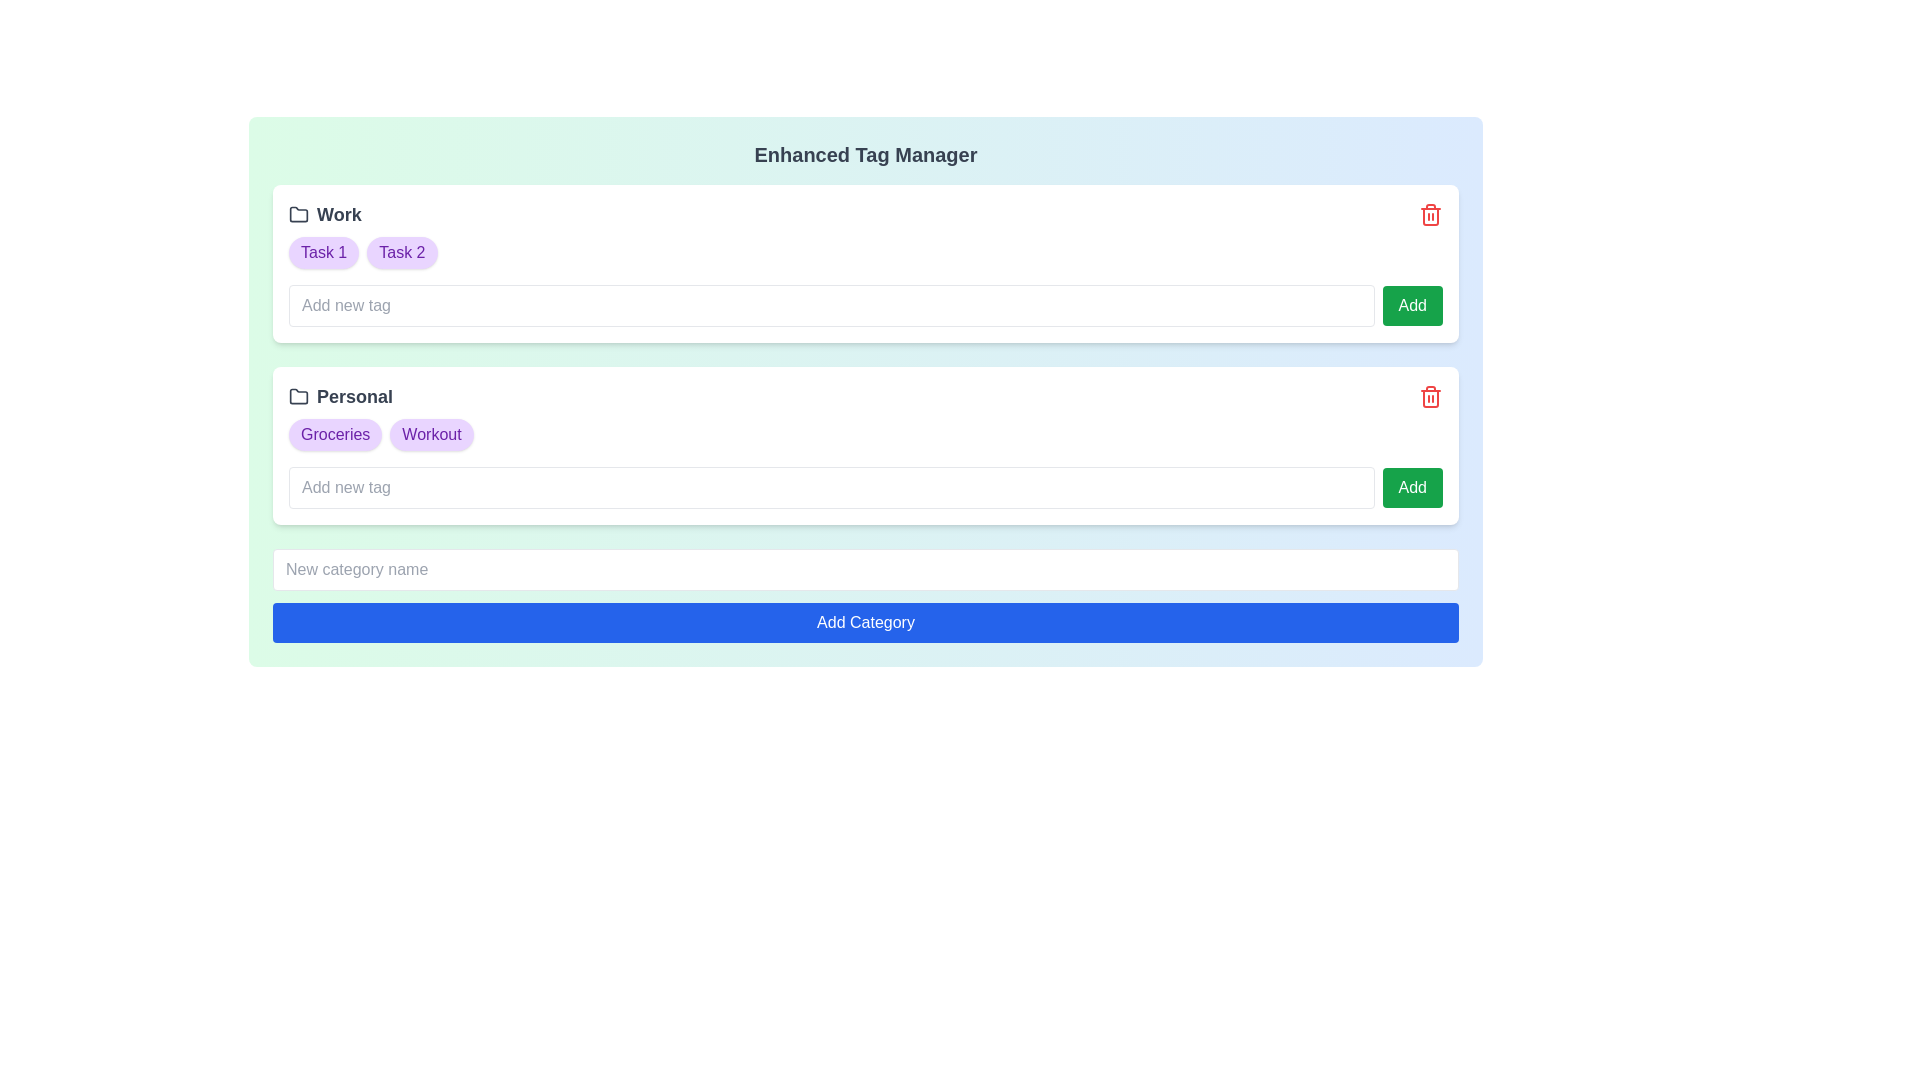  I want to click on the 'Groceries' tag, which is a pill-shaped label with purple text on a light purple background, located under the 'Personal' section header, so click(335, 434).